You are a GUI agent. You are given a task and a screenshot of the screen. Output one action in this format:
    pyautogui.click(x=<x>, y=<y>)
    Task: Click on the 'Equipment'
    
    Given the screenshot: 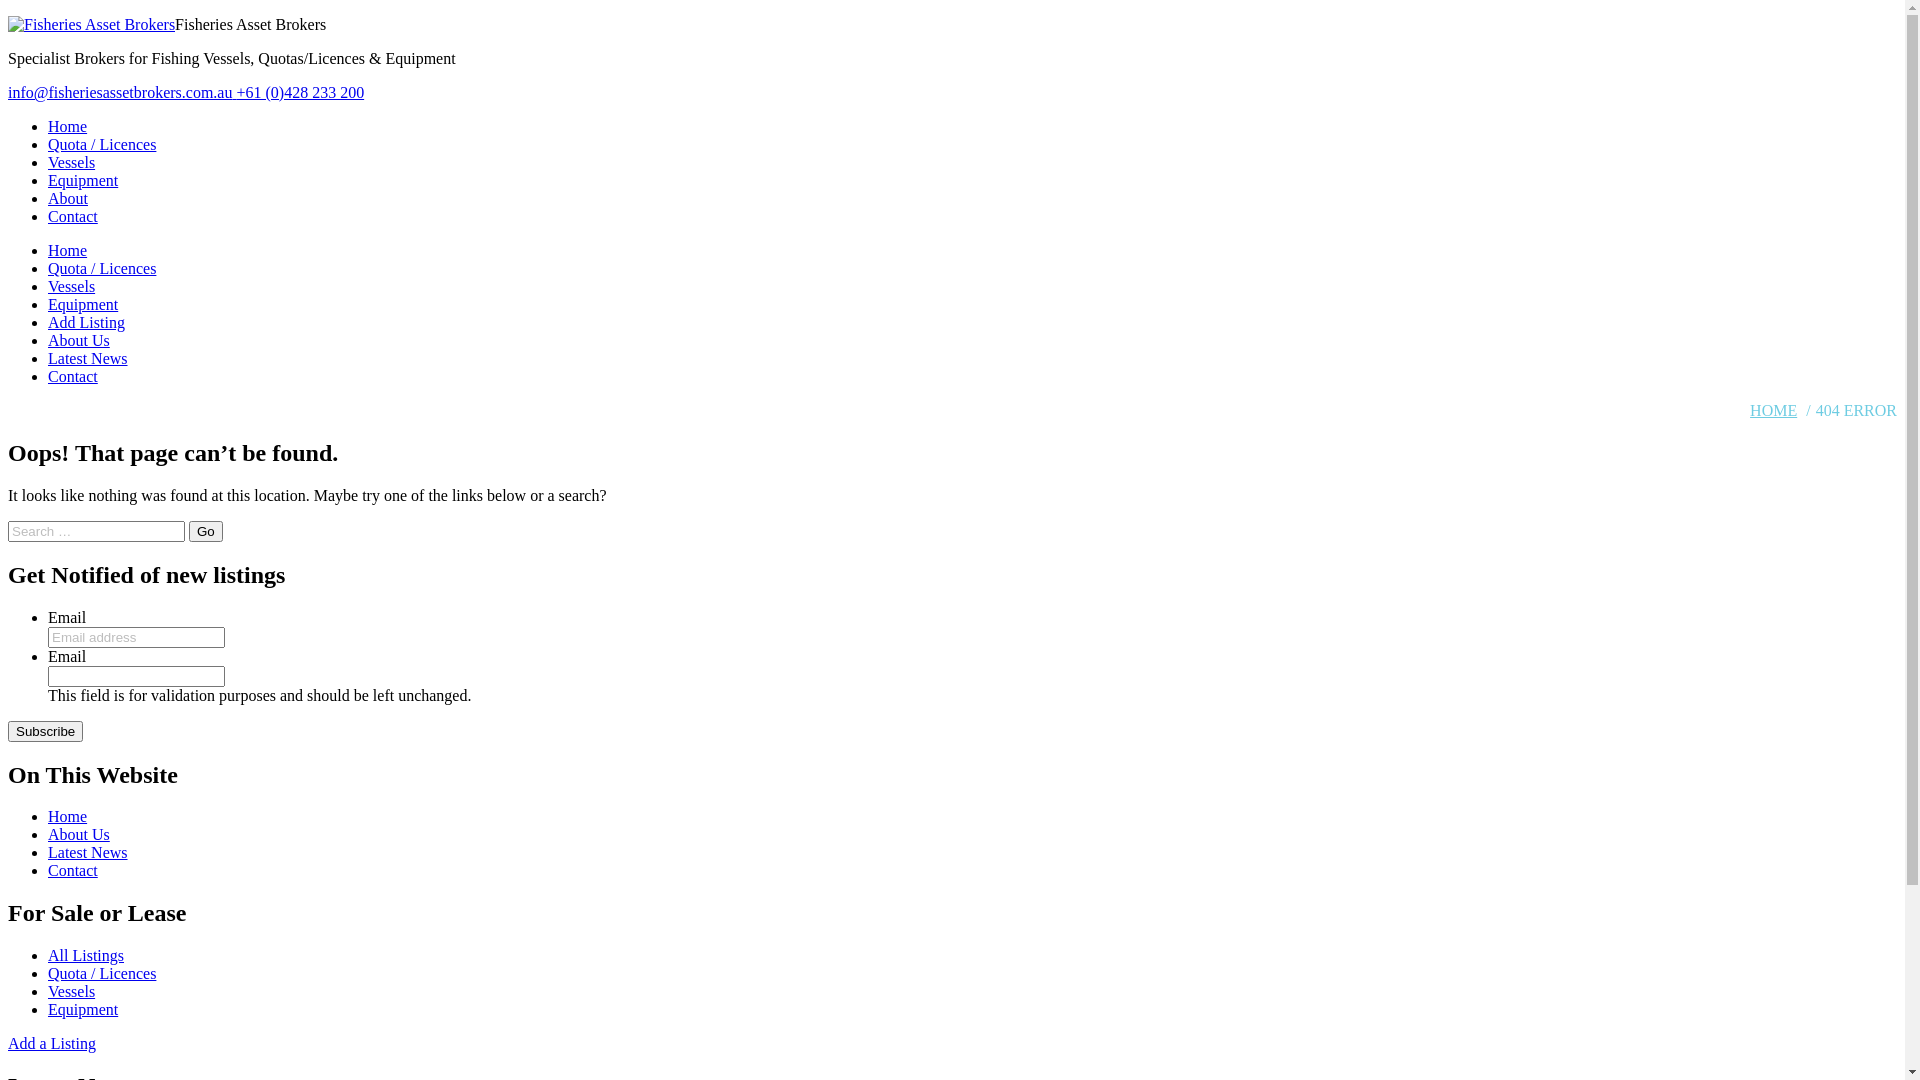 What is the action you would take?
    pyautogui.click(x=48, y=180)
    